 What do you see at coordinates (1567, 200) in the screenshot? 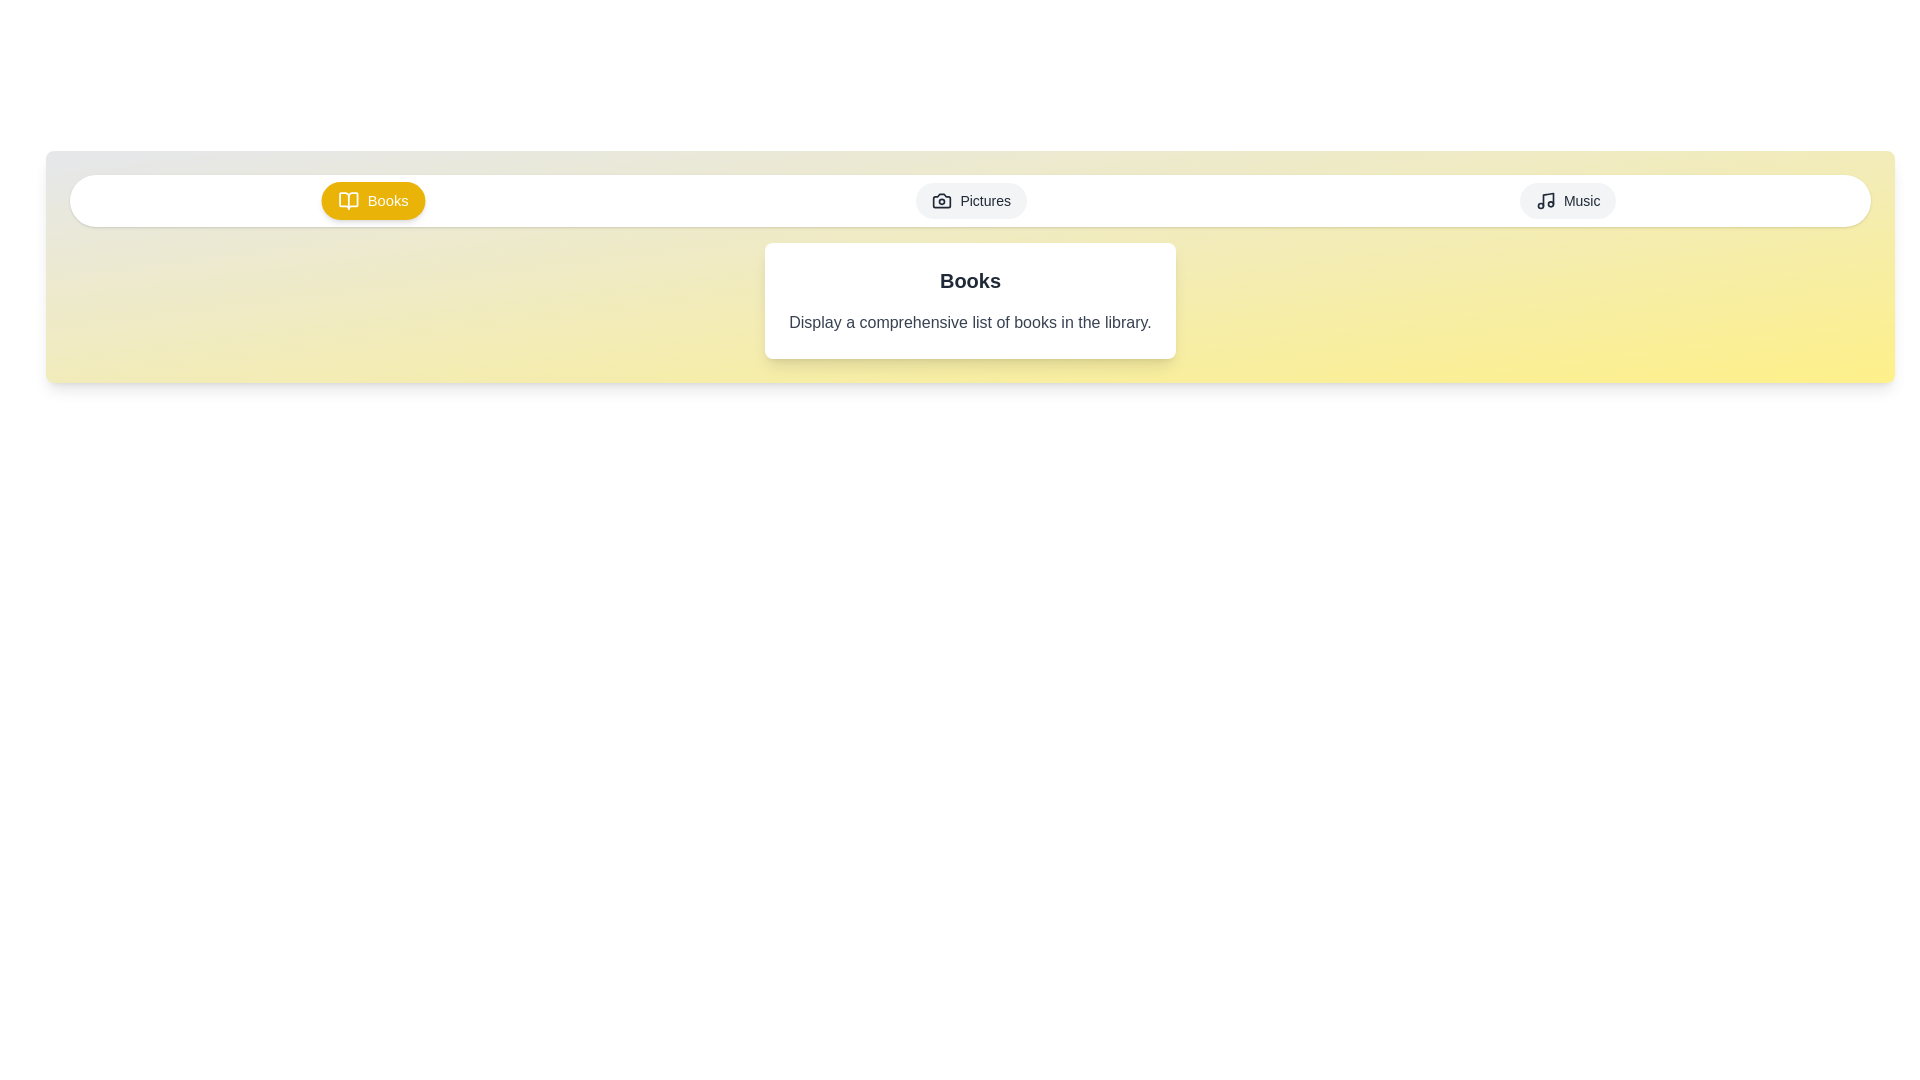
I see `the Music tab by clicking on it` at bounding box center [1567, 200].